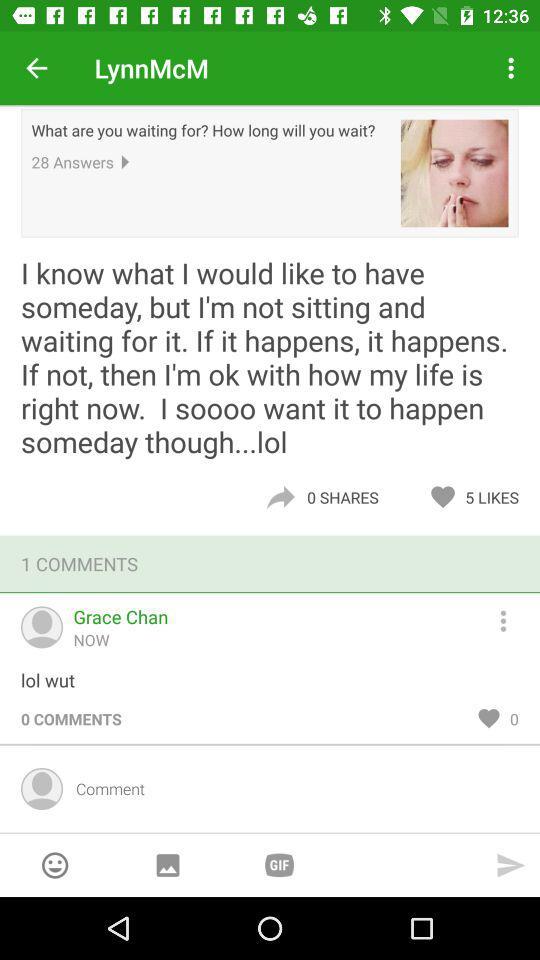  I want to click on send message, so click(511, 864).